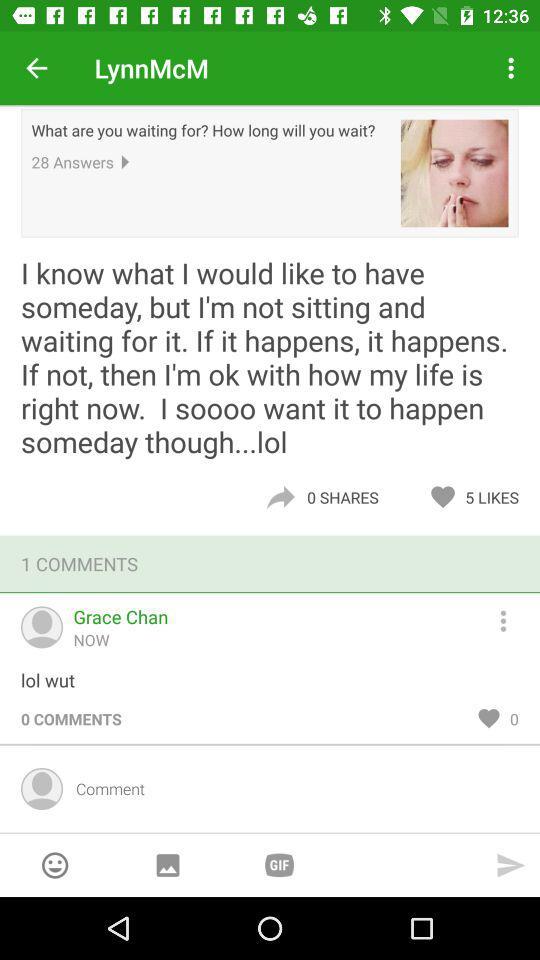  I want to click on send message, so click(511, 864).